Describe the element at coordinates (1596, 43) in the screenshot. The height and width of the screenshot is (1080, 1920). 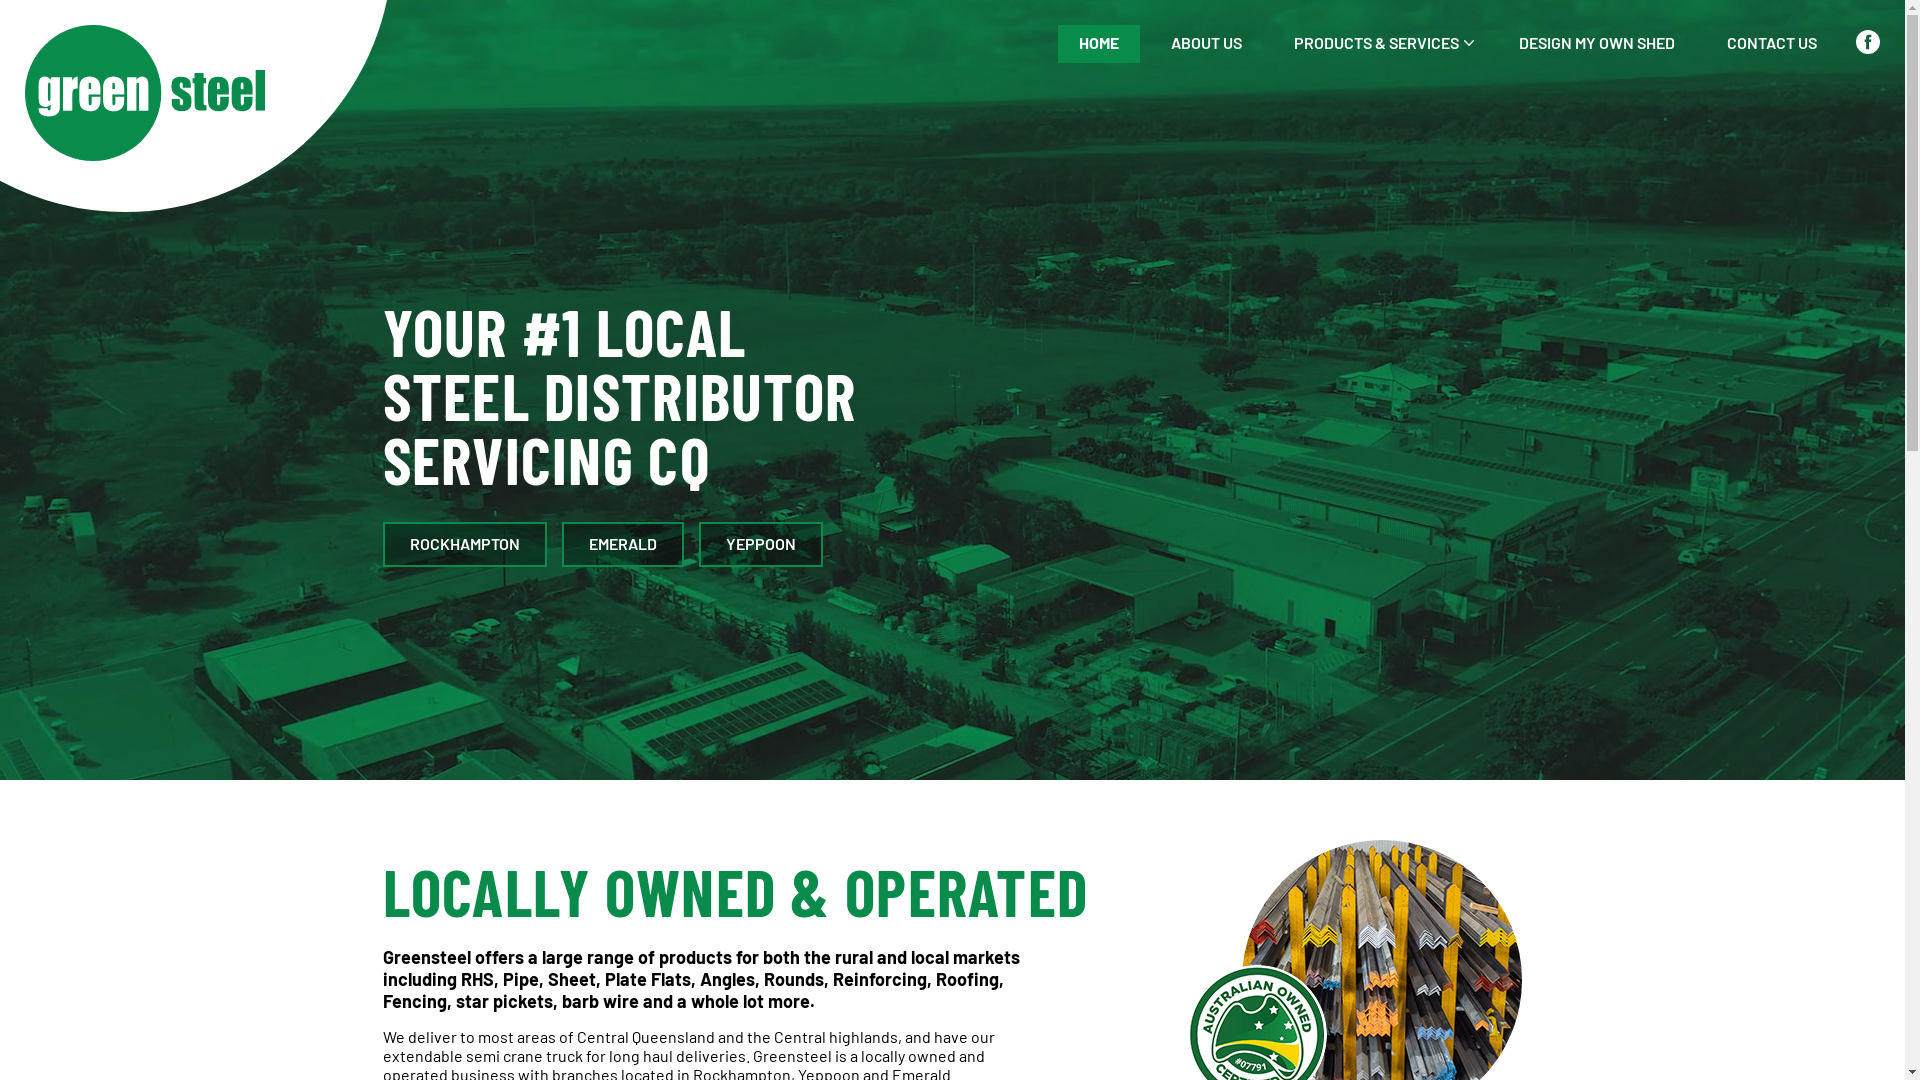
I see `'DESIGN MY OWN SHED'` at that location.